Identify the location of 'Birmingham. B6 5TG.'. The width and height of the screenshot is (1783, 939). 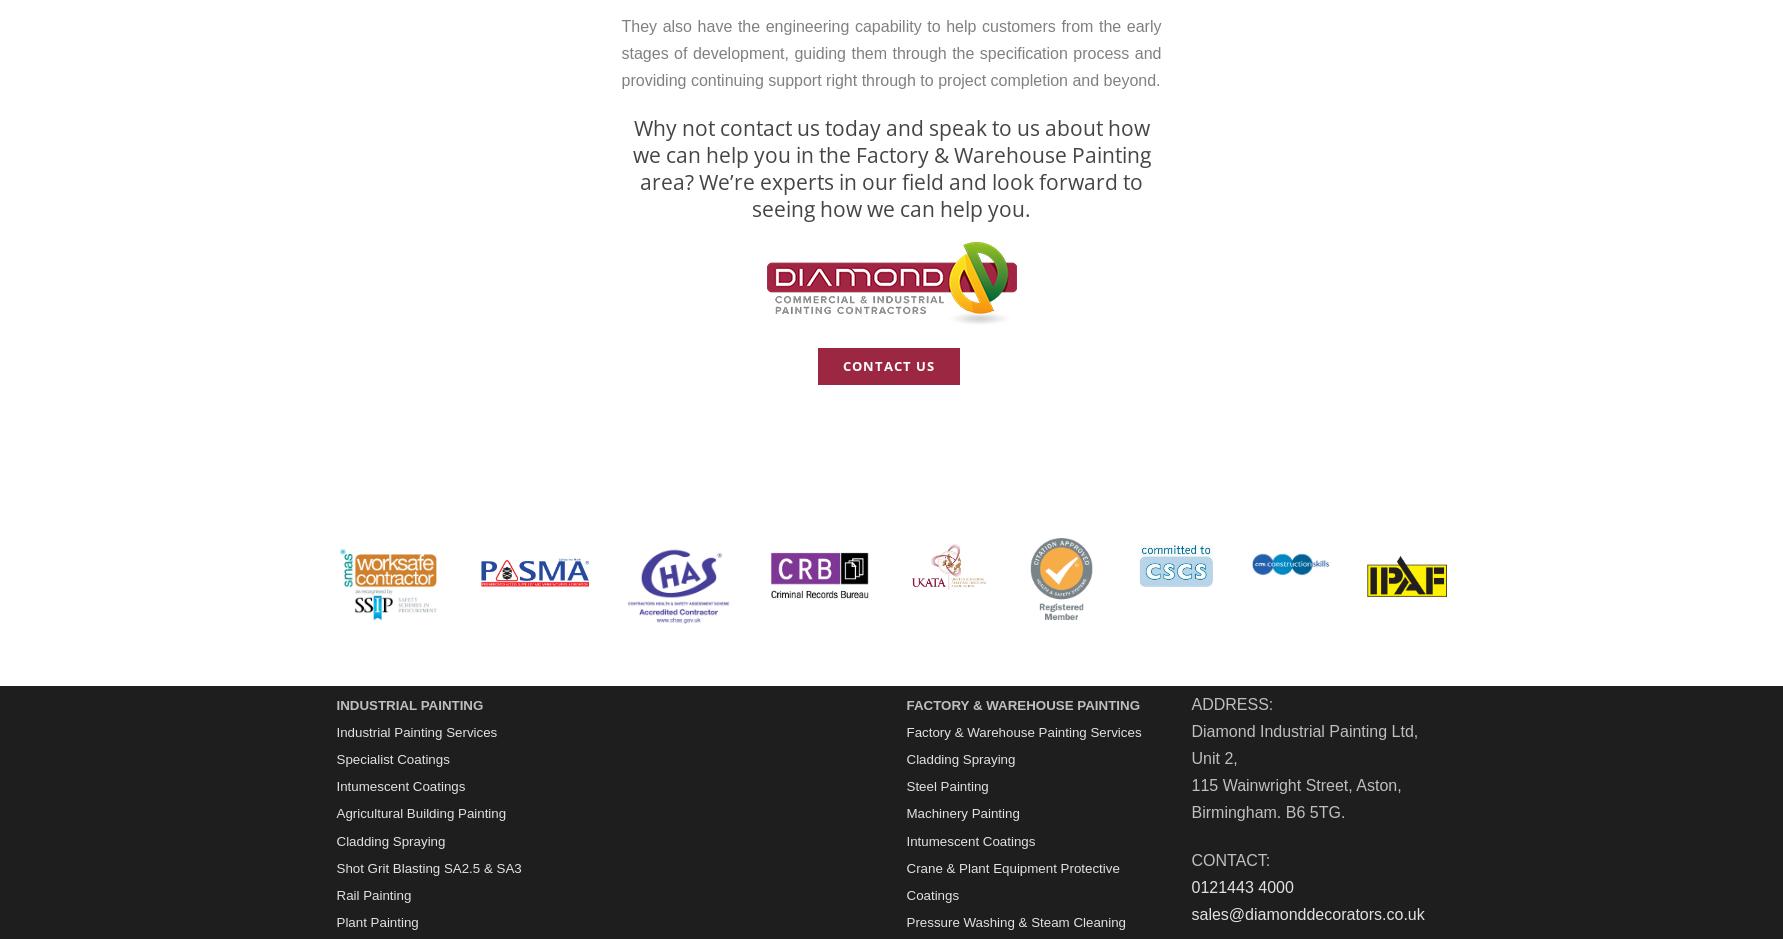
(1268, 812).